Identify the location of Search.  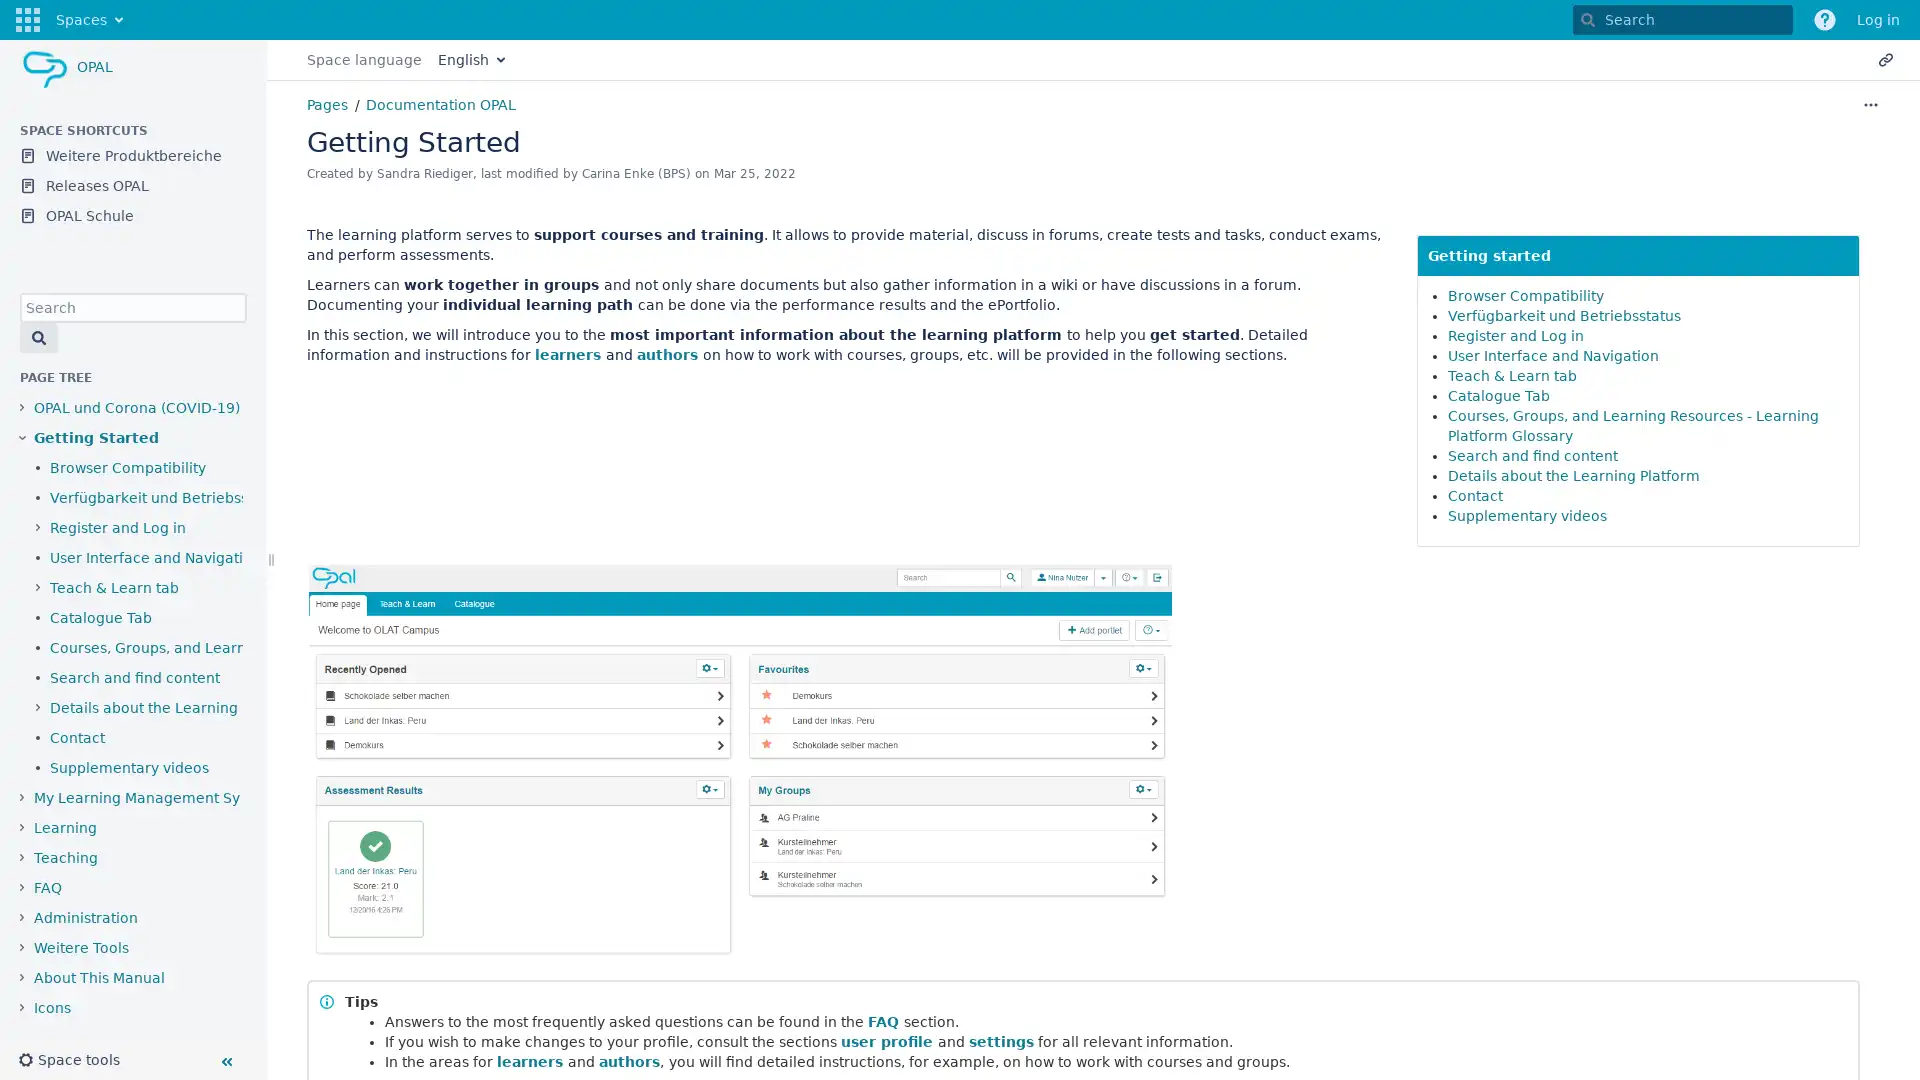
(38, 337).